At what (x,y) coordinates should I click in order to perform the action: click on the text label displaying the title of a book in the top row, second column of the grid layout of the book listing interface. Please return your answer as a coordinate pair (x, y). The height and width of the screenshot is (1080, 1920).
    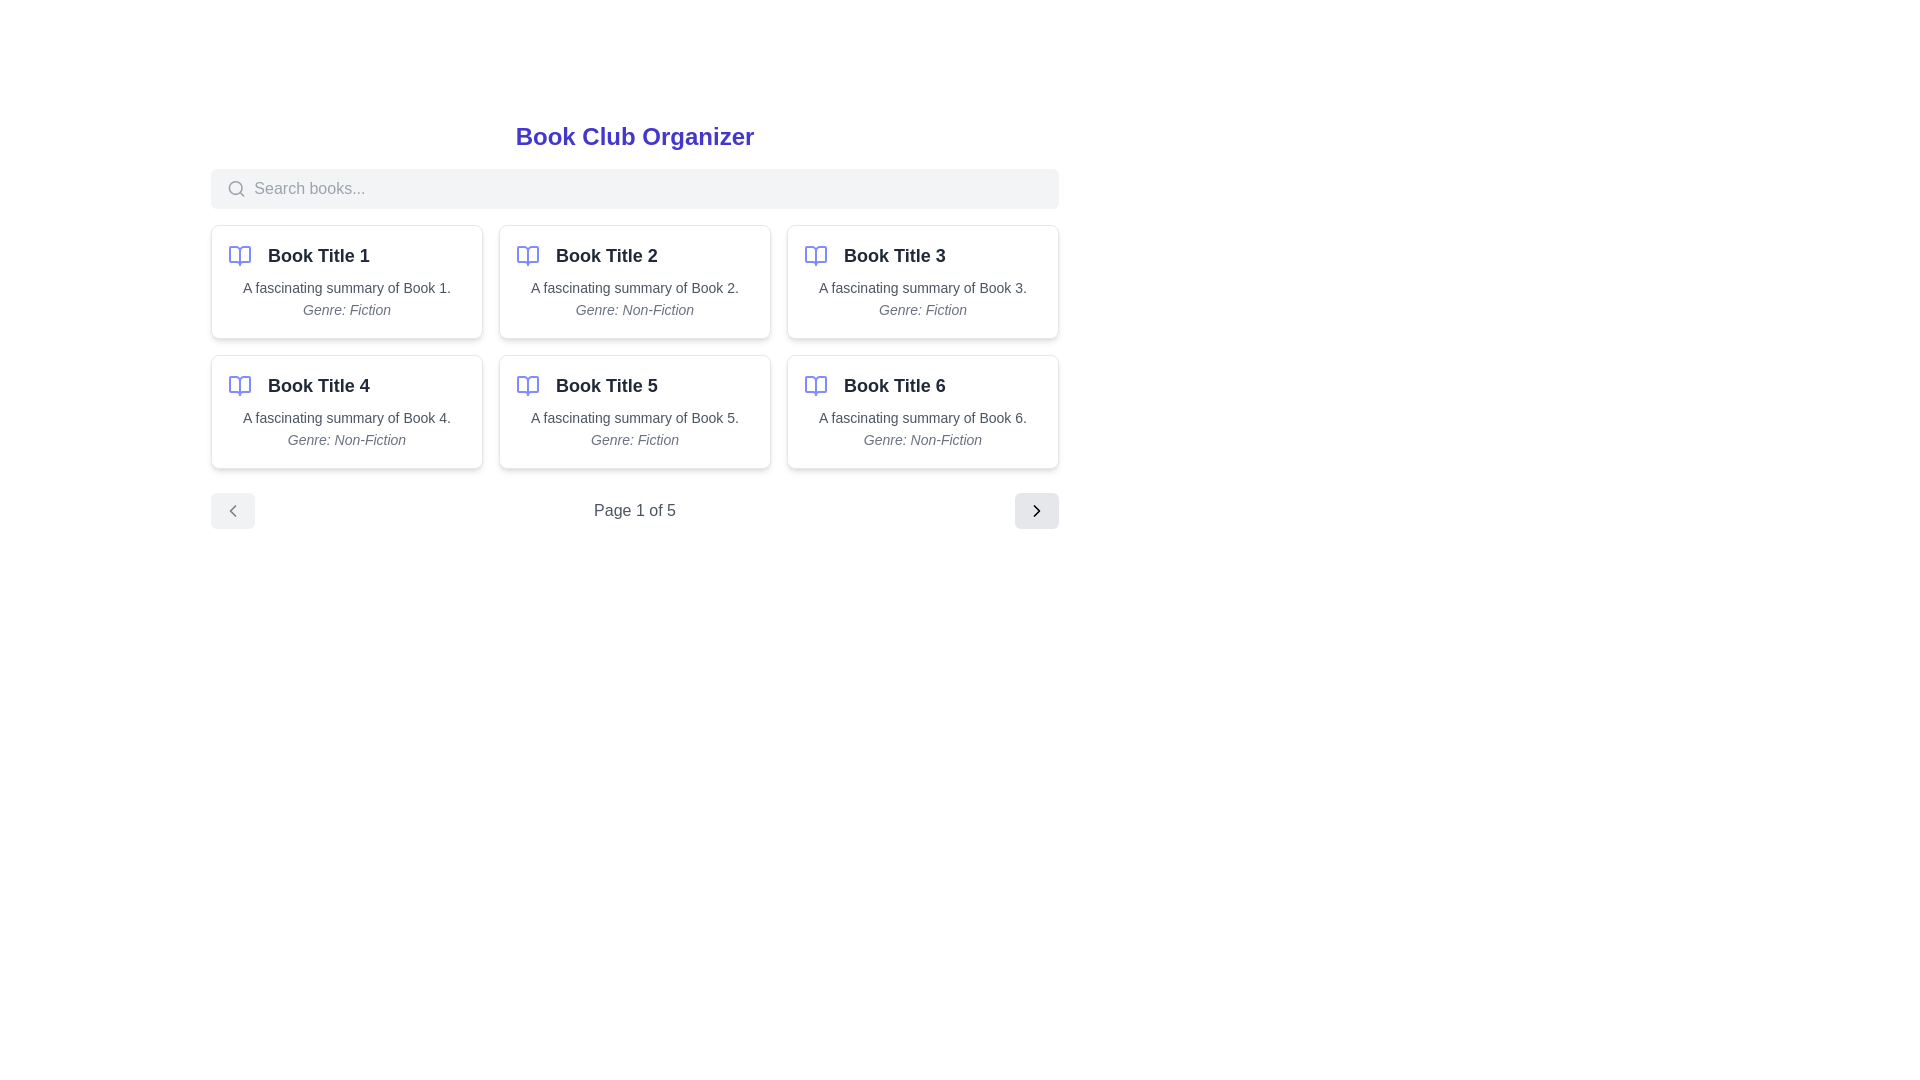
    Looking at the image, I should click on (633, 254).